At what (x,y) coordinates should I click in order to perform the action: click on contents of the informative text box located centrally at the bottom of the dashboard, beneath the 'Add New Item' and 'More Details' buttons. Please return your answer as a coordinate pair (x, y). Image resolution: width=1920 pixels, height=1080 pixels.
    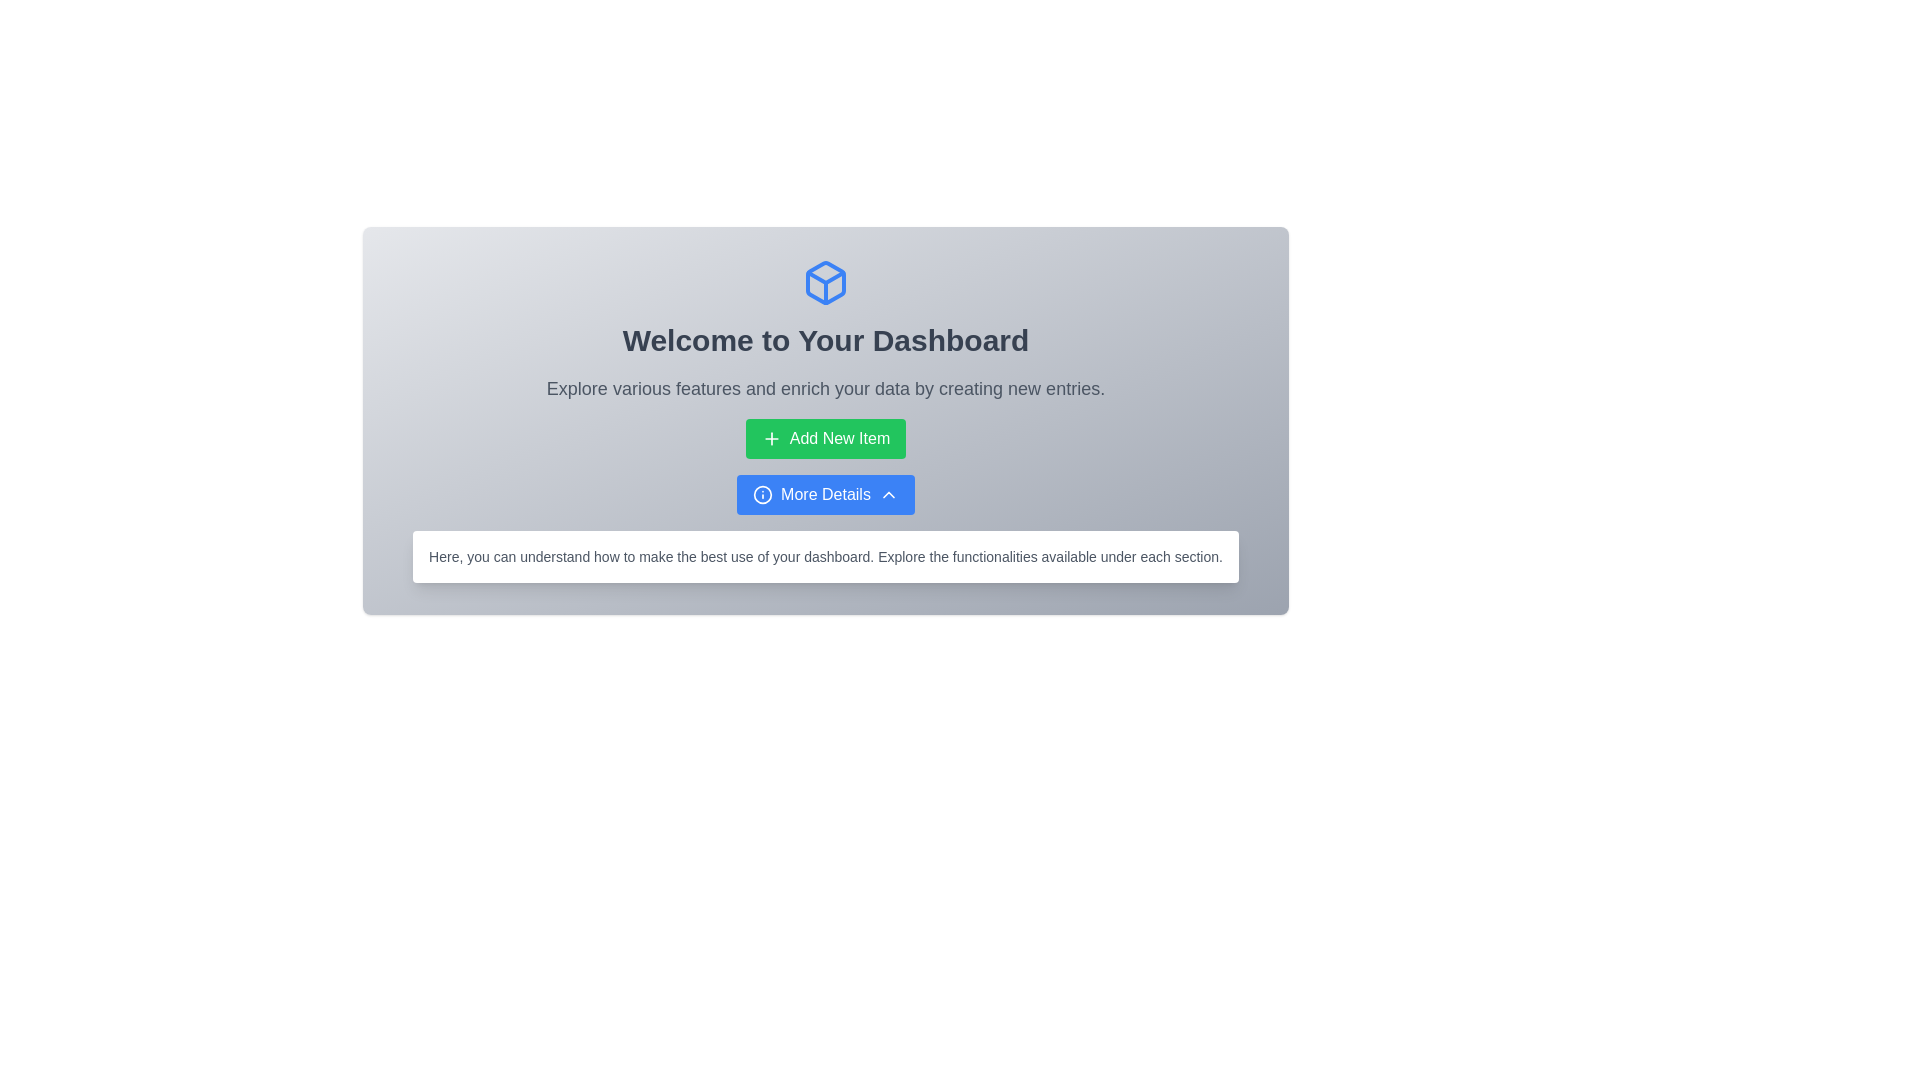
    Looking at the image, I should click on (825, 556).